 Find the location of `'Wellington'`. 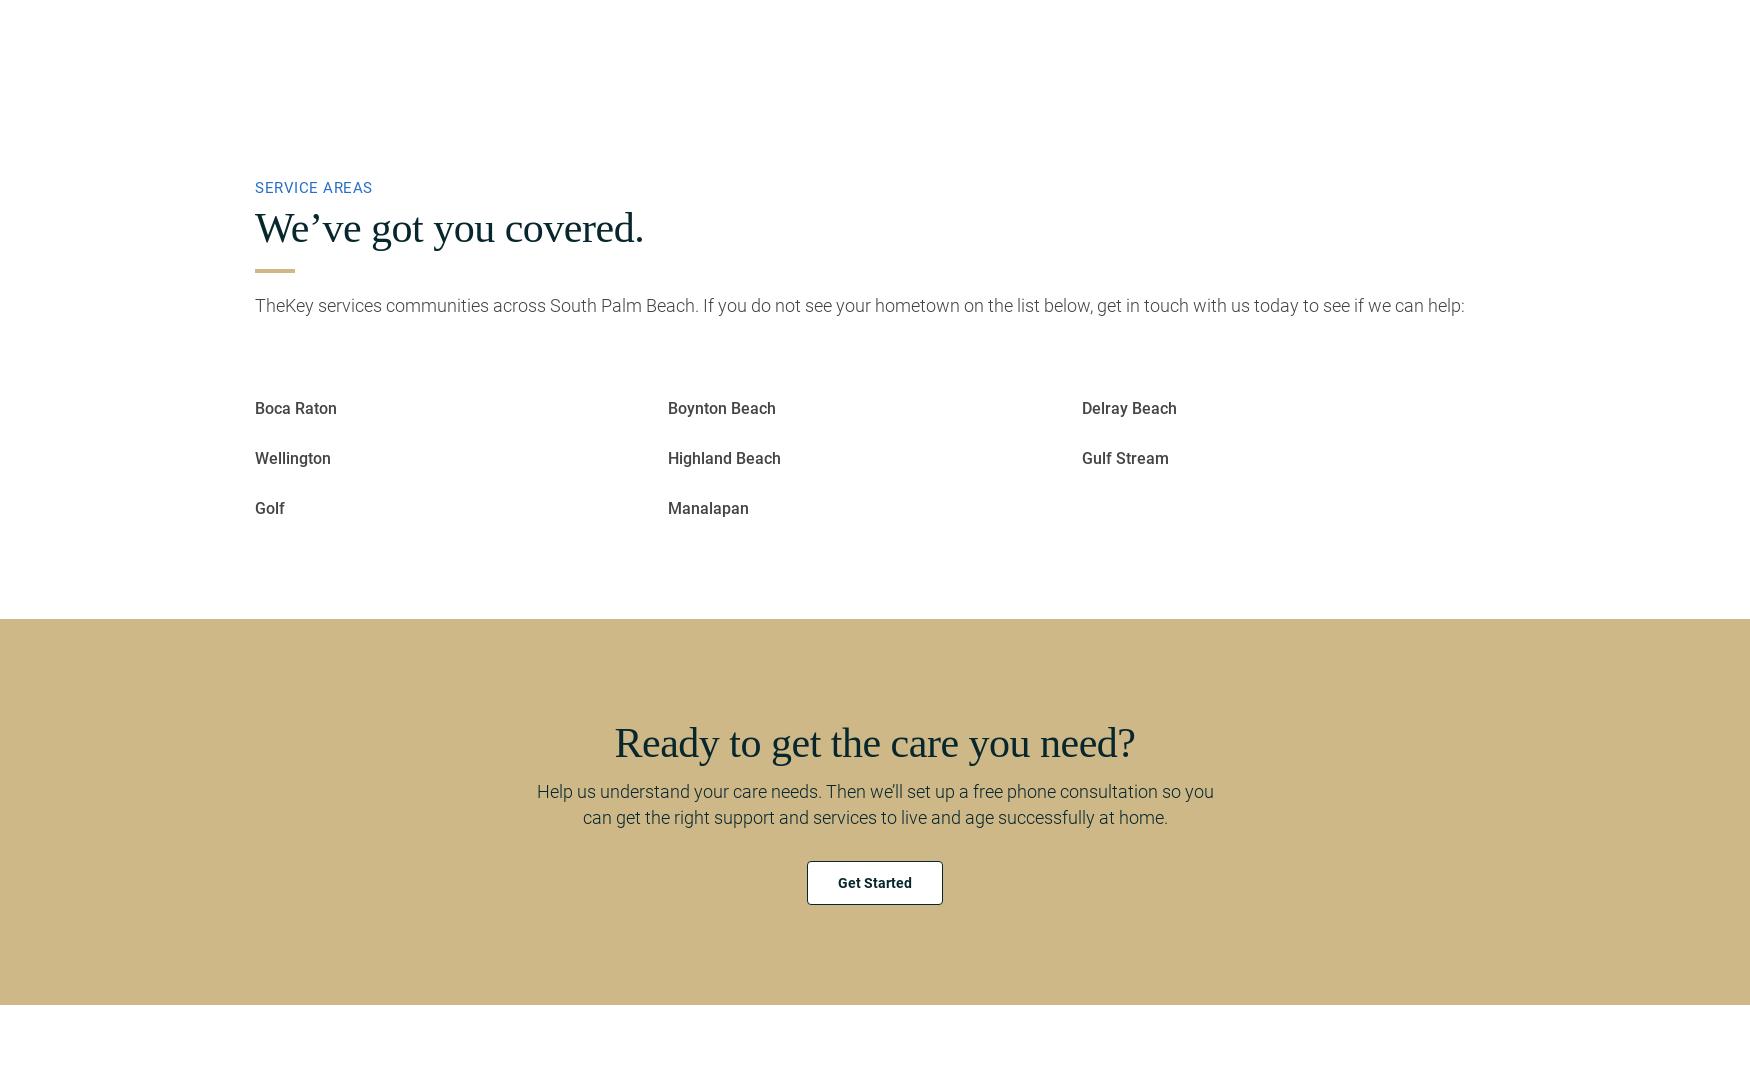

'Wellington' is located at coordinates (291, 457).